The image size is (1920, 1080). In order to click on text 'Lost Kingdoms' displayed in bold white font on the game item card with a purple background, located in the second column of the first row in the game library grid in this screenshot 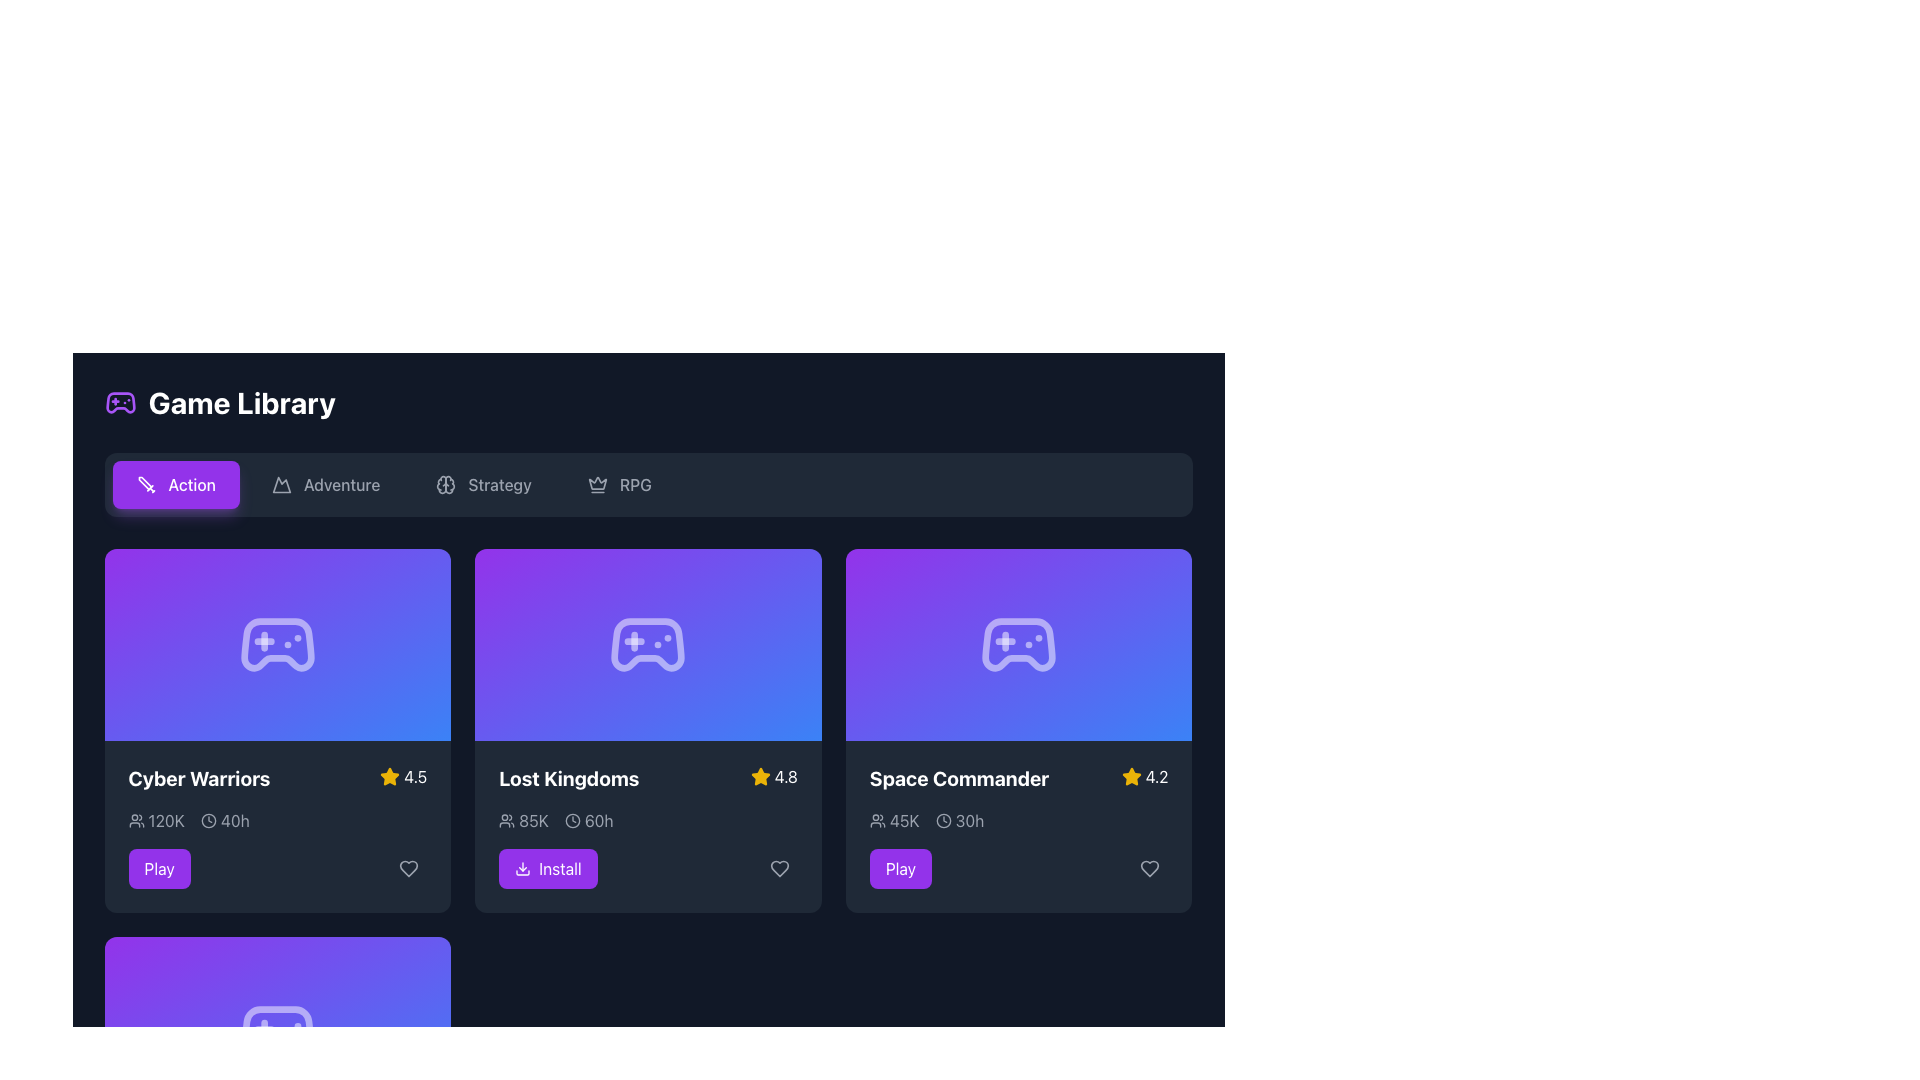, I will do `click(568, 778)`.